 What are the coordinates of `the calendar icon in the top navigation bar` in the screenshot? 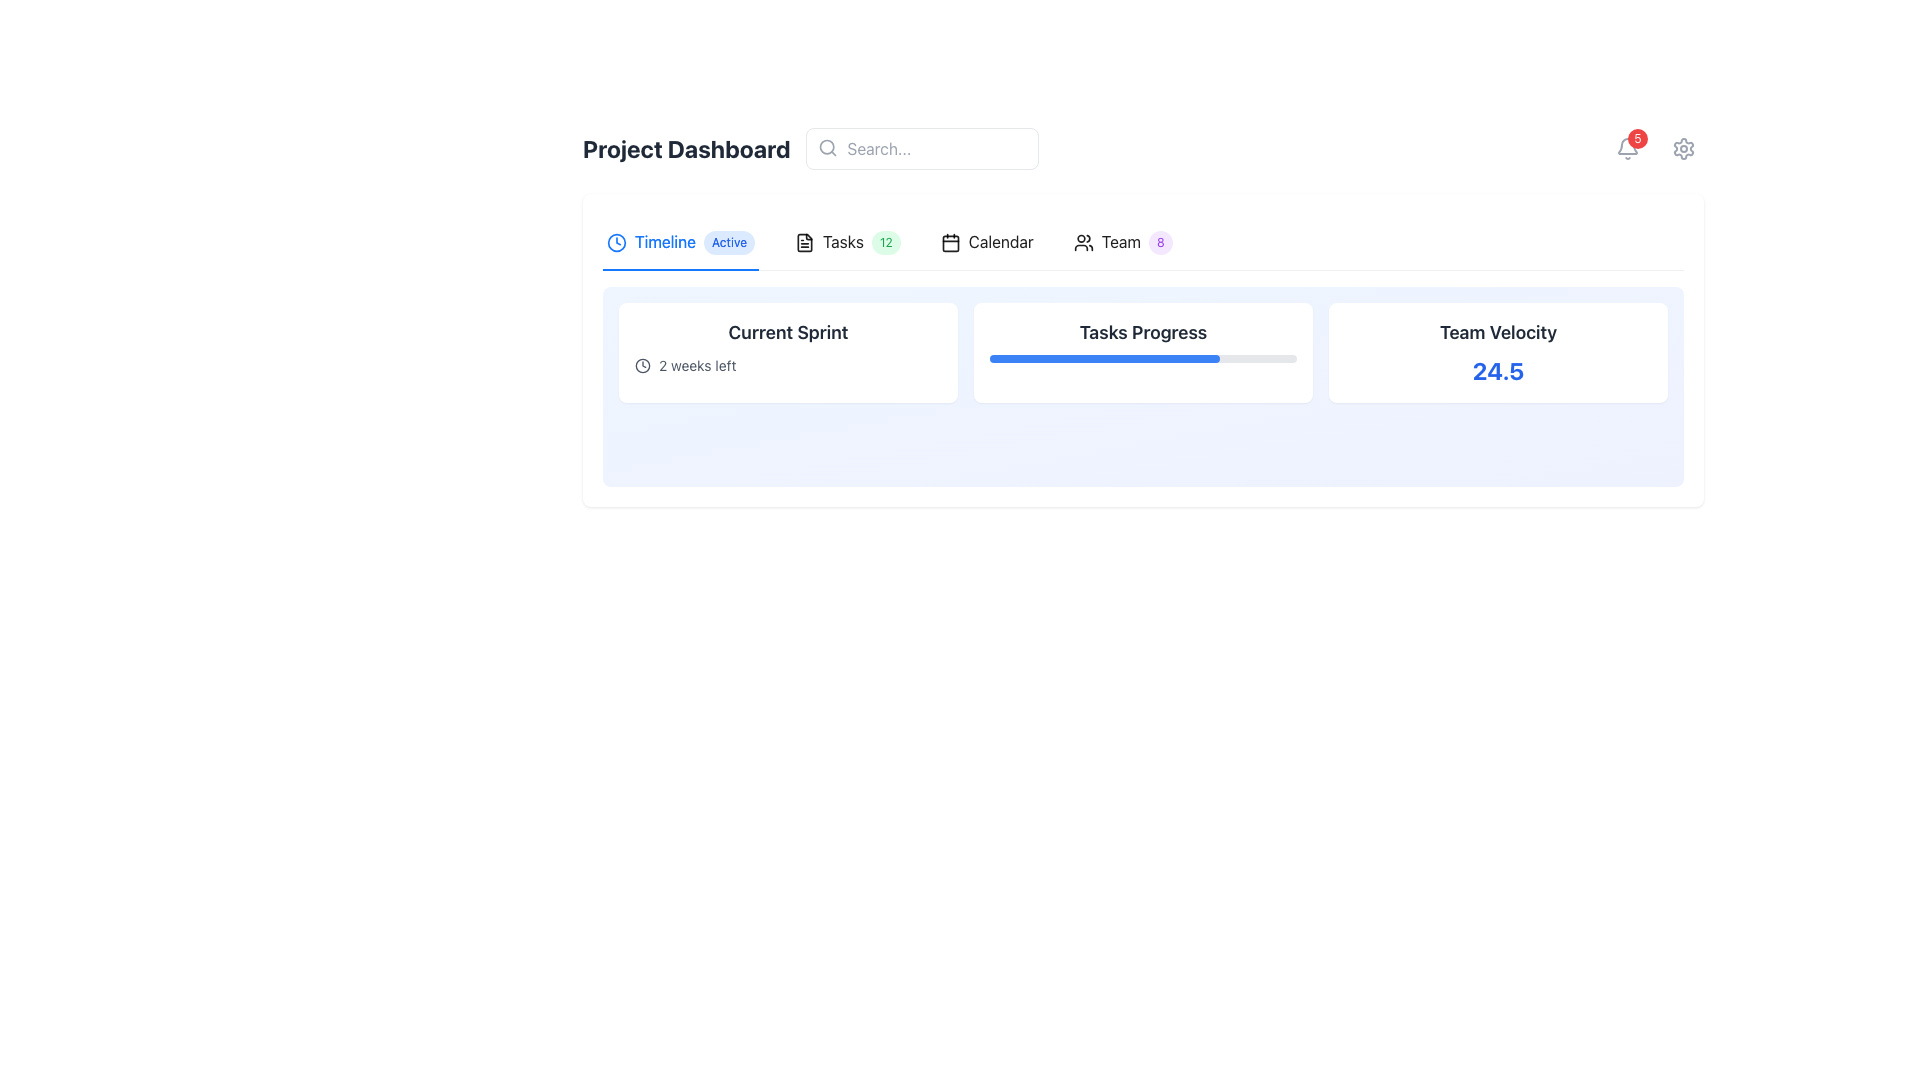 It's located at (949, 241).